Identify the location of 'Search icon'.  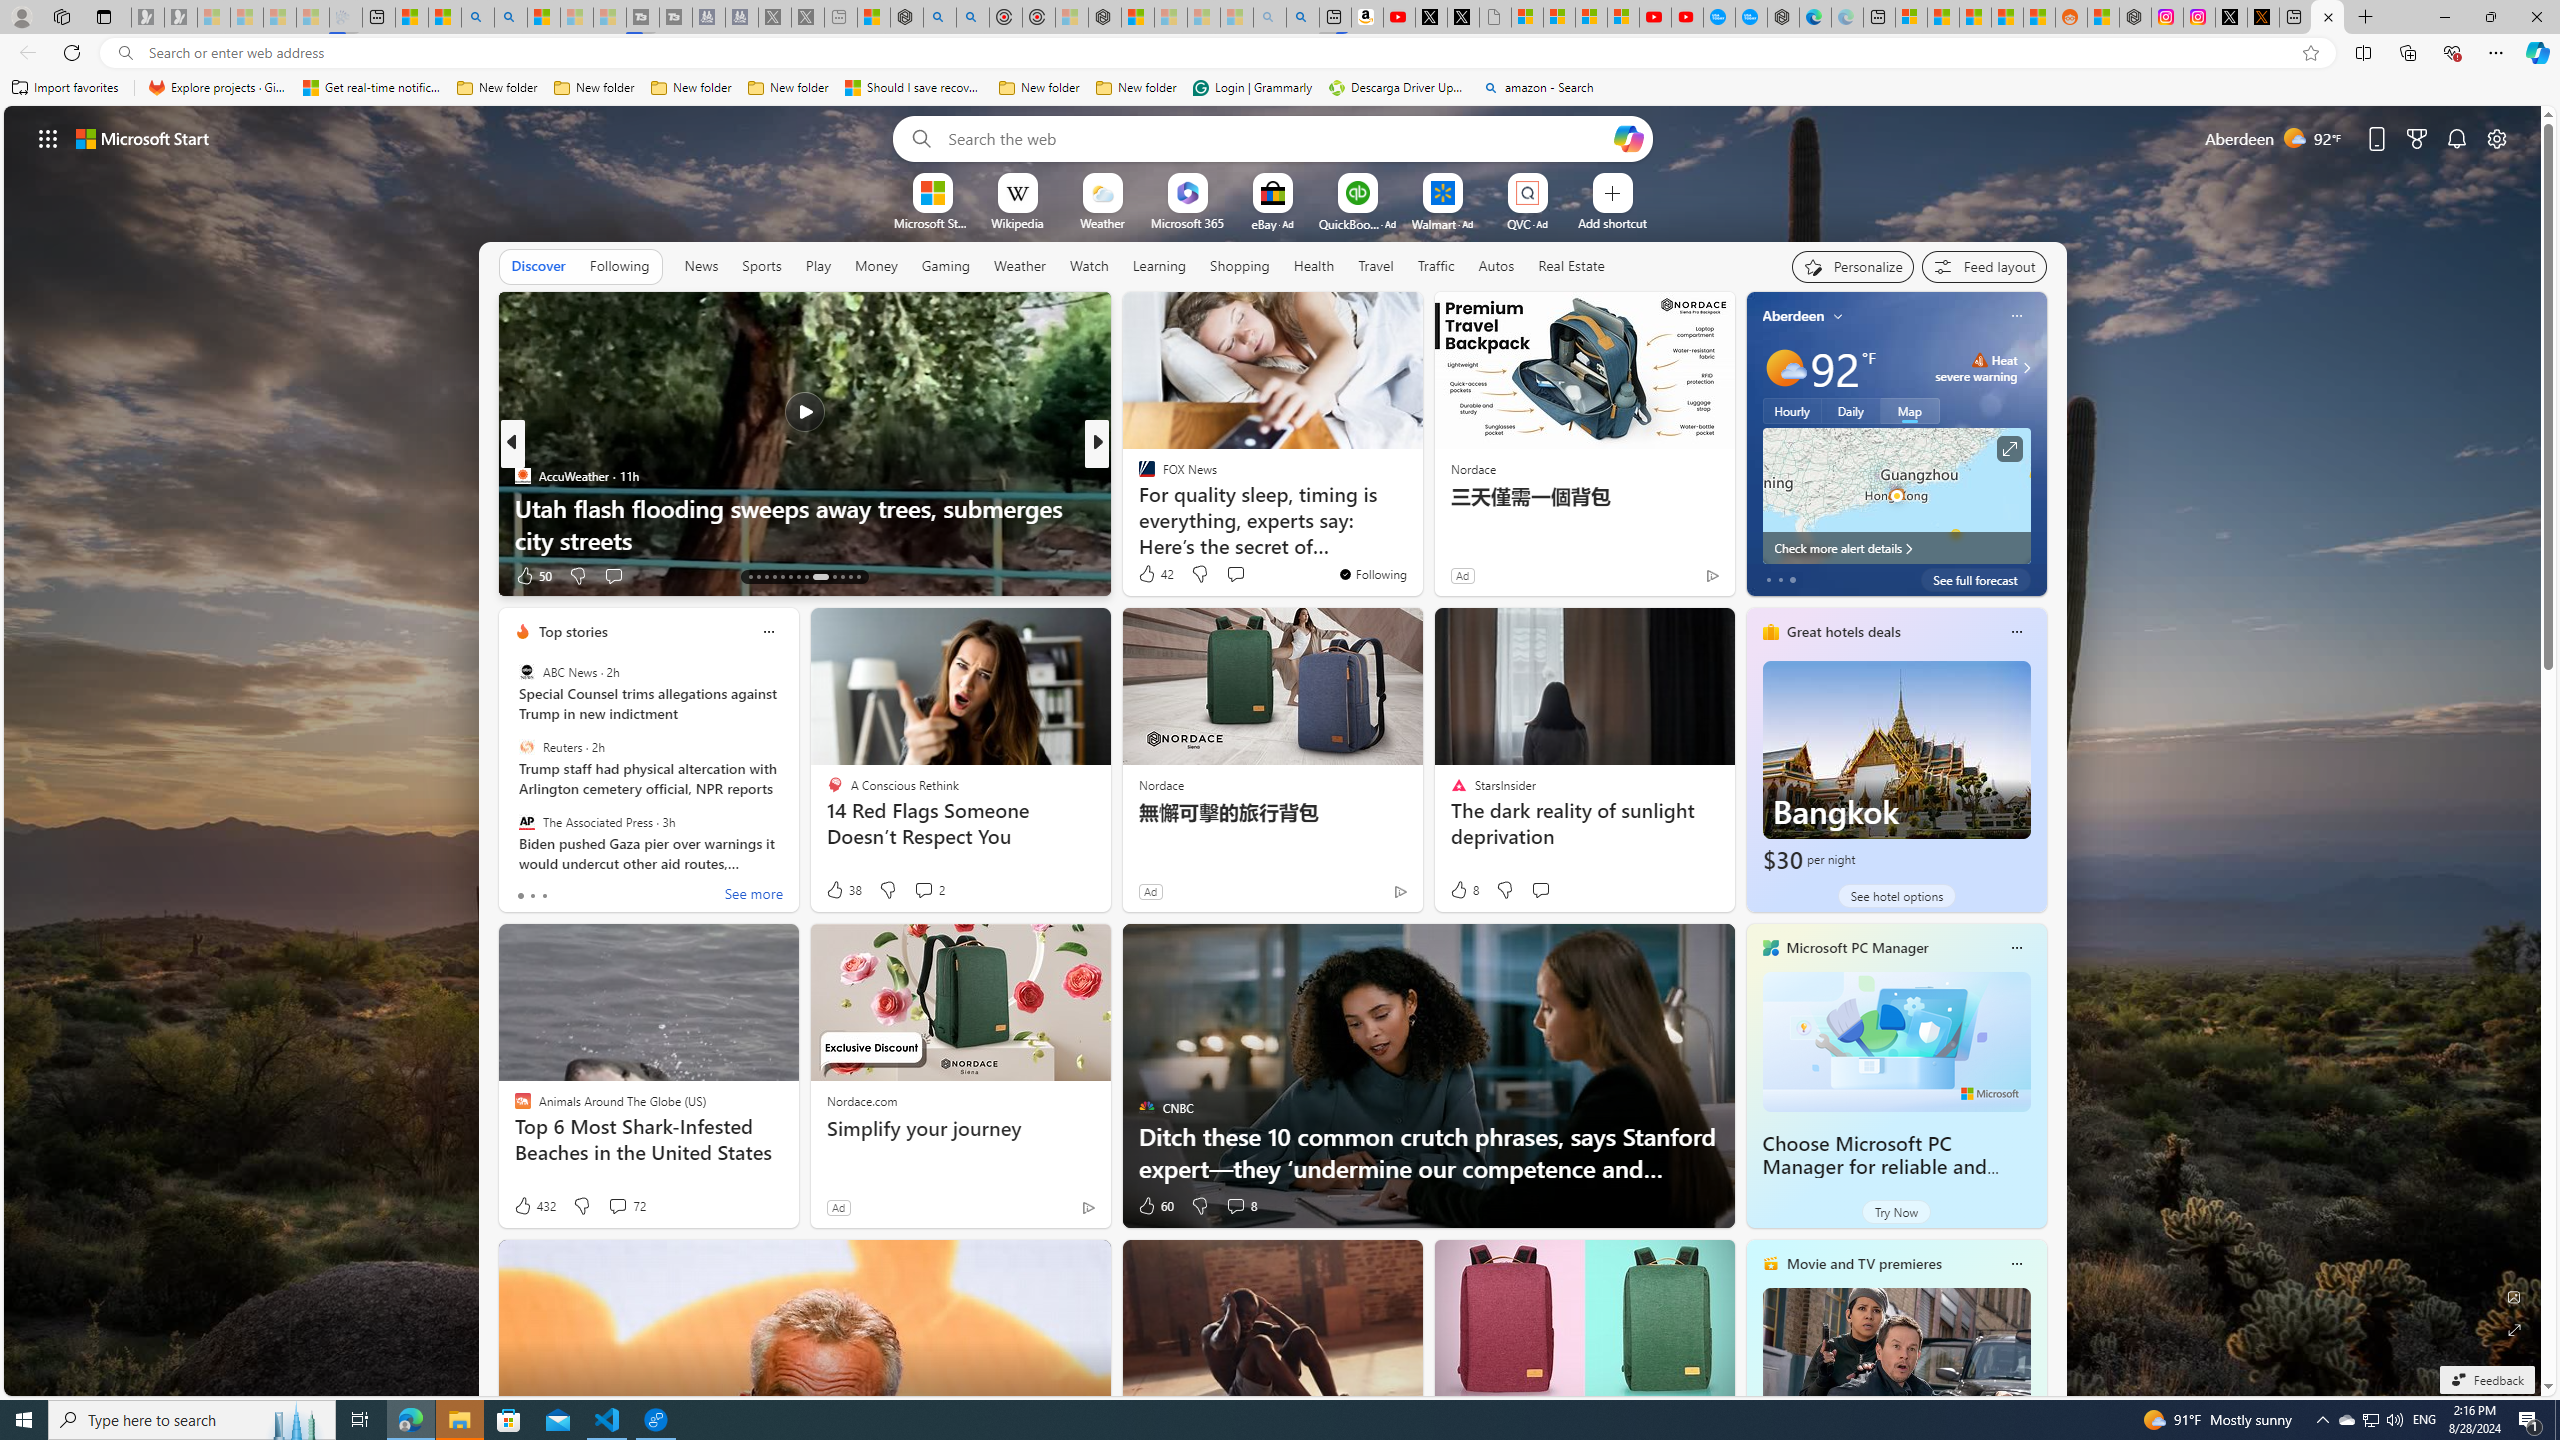
(125, 53).